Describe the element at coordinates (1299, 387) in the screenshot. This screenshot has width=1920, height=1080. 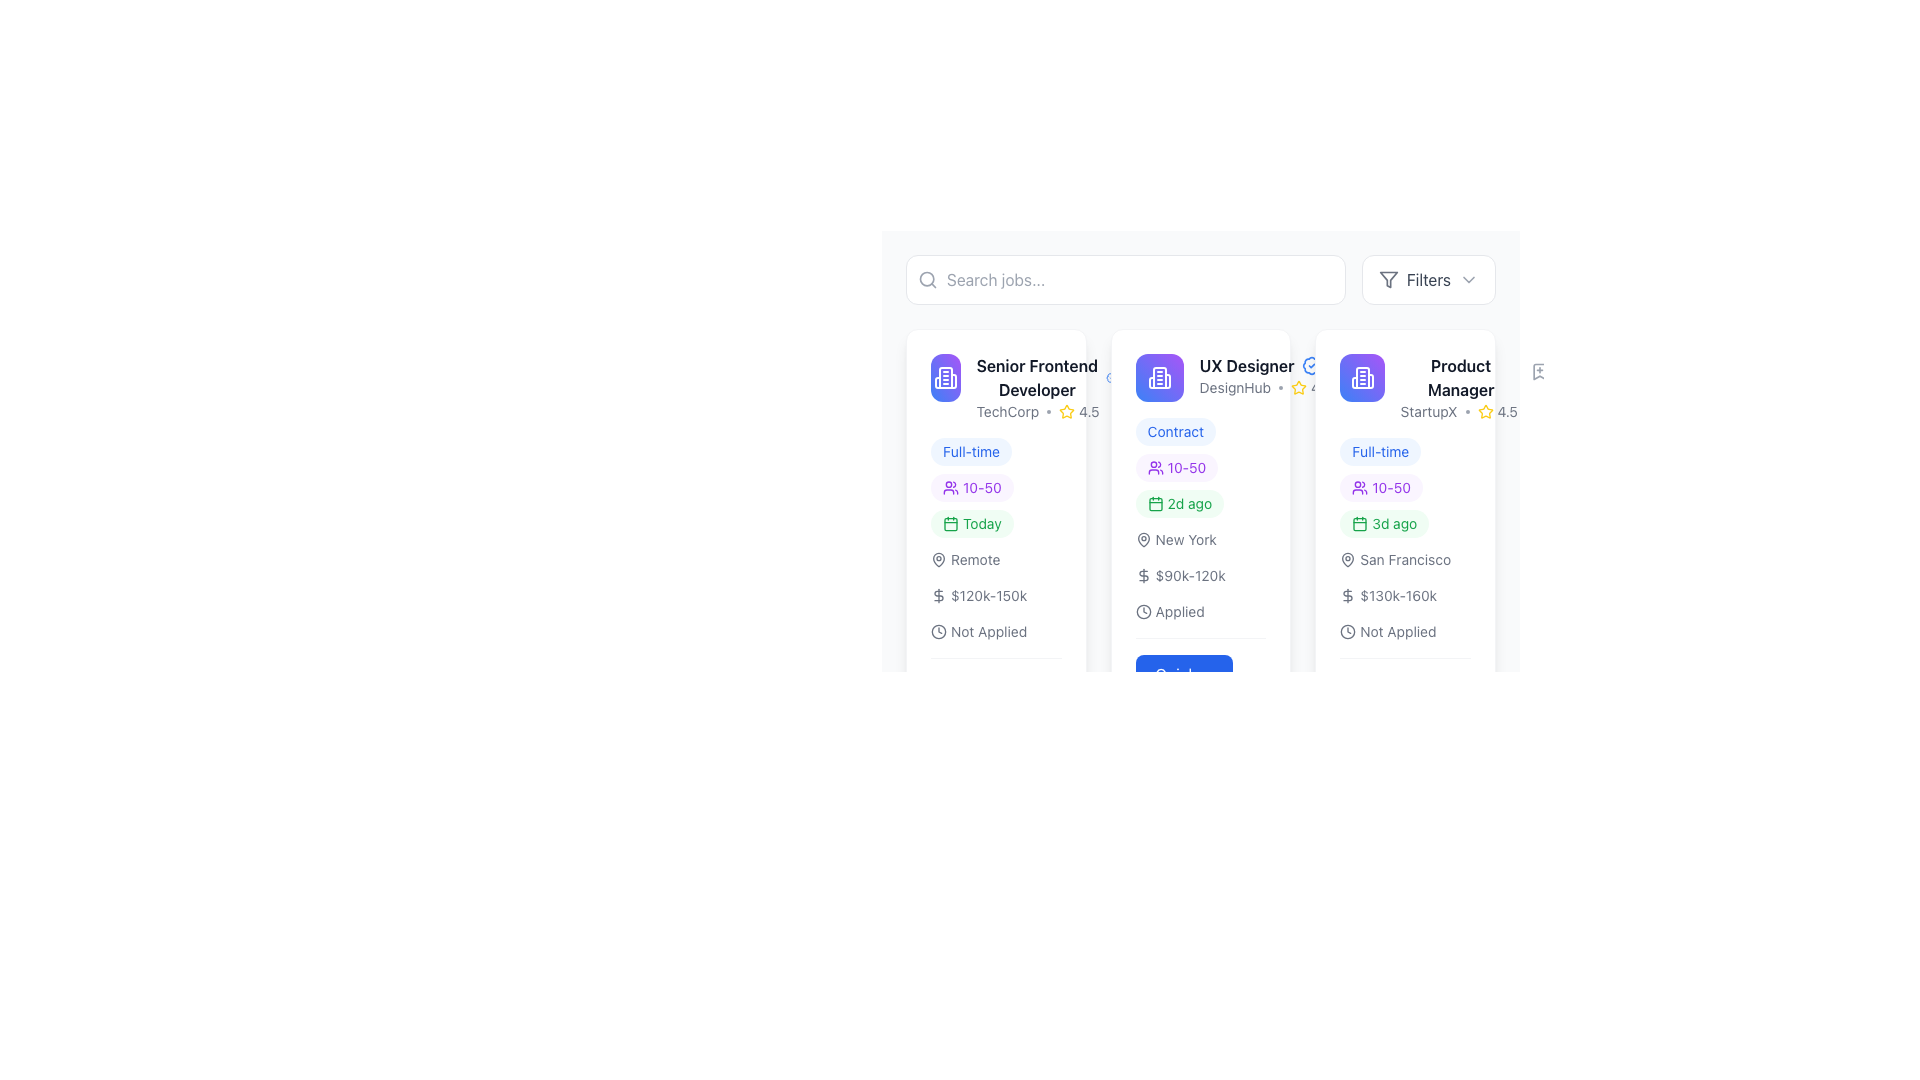
I see `the star icon in the upper right corner of the 'UX Designer' job listing card to mark it as a favorite` at that location.